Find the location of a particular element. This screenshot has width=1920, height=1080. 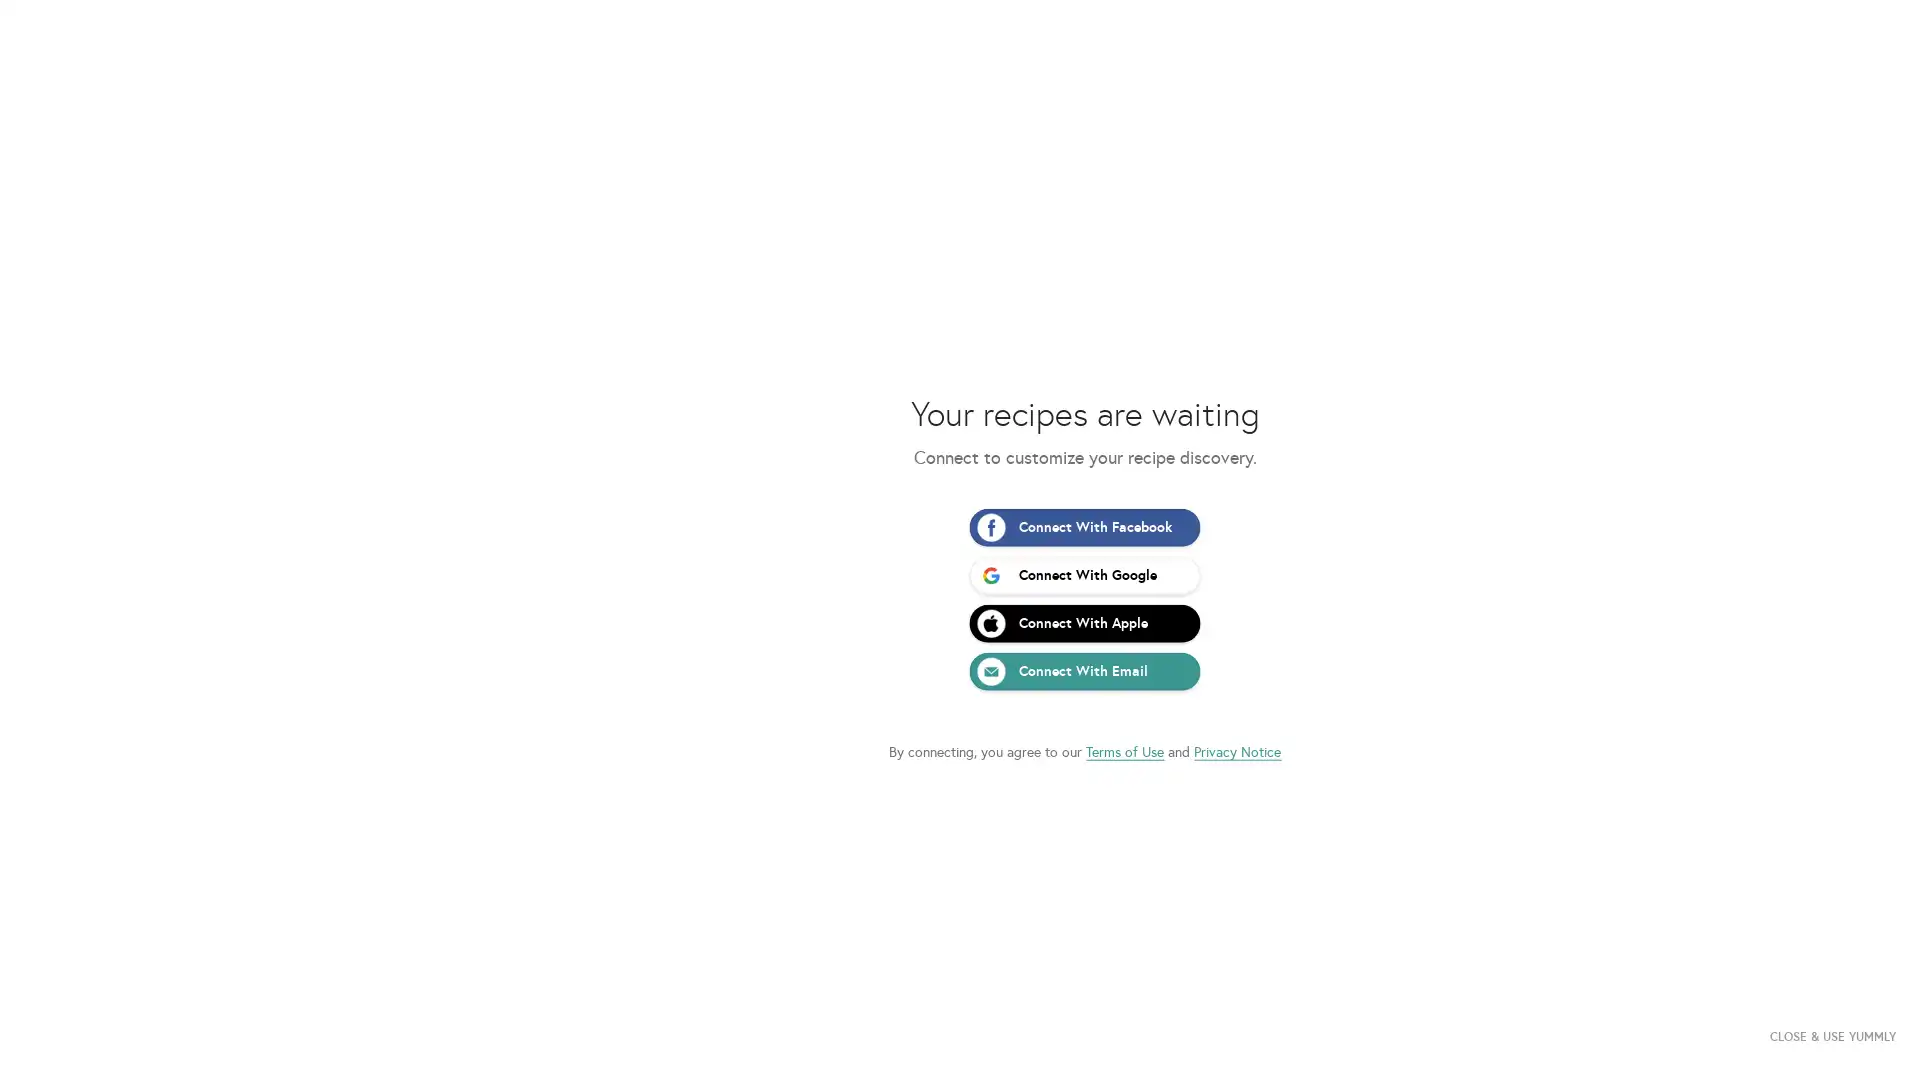

Connect with Apple is located at coordinates (958, 622).